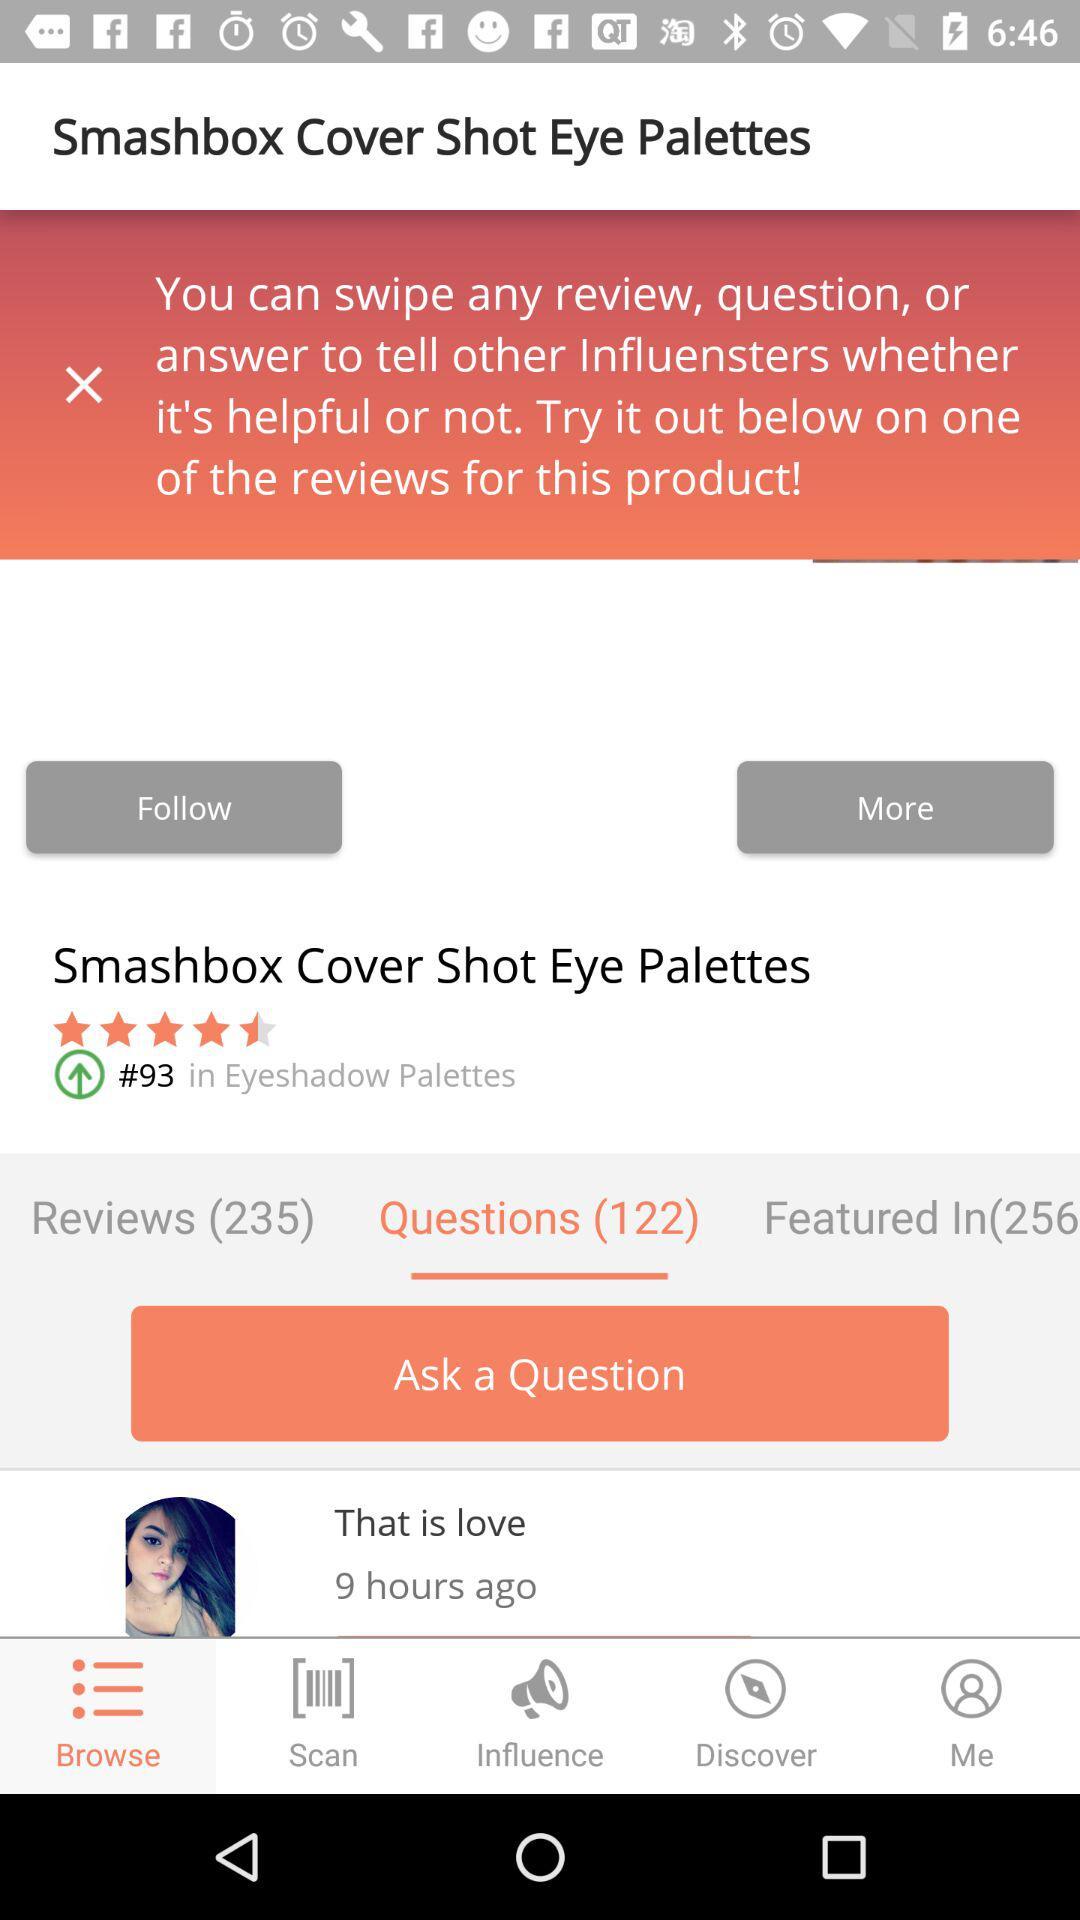 The image size is (1080, 1920). What do you see at coordinates (540, 1715) in the screenshot?
I see `the globe icon` at bounding box center [540, 1715].